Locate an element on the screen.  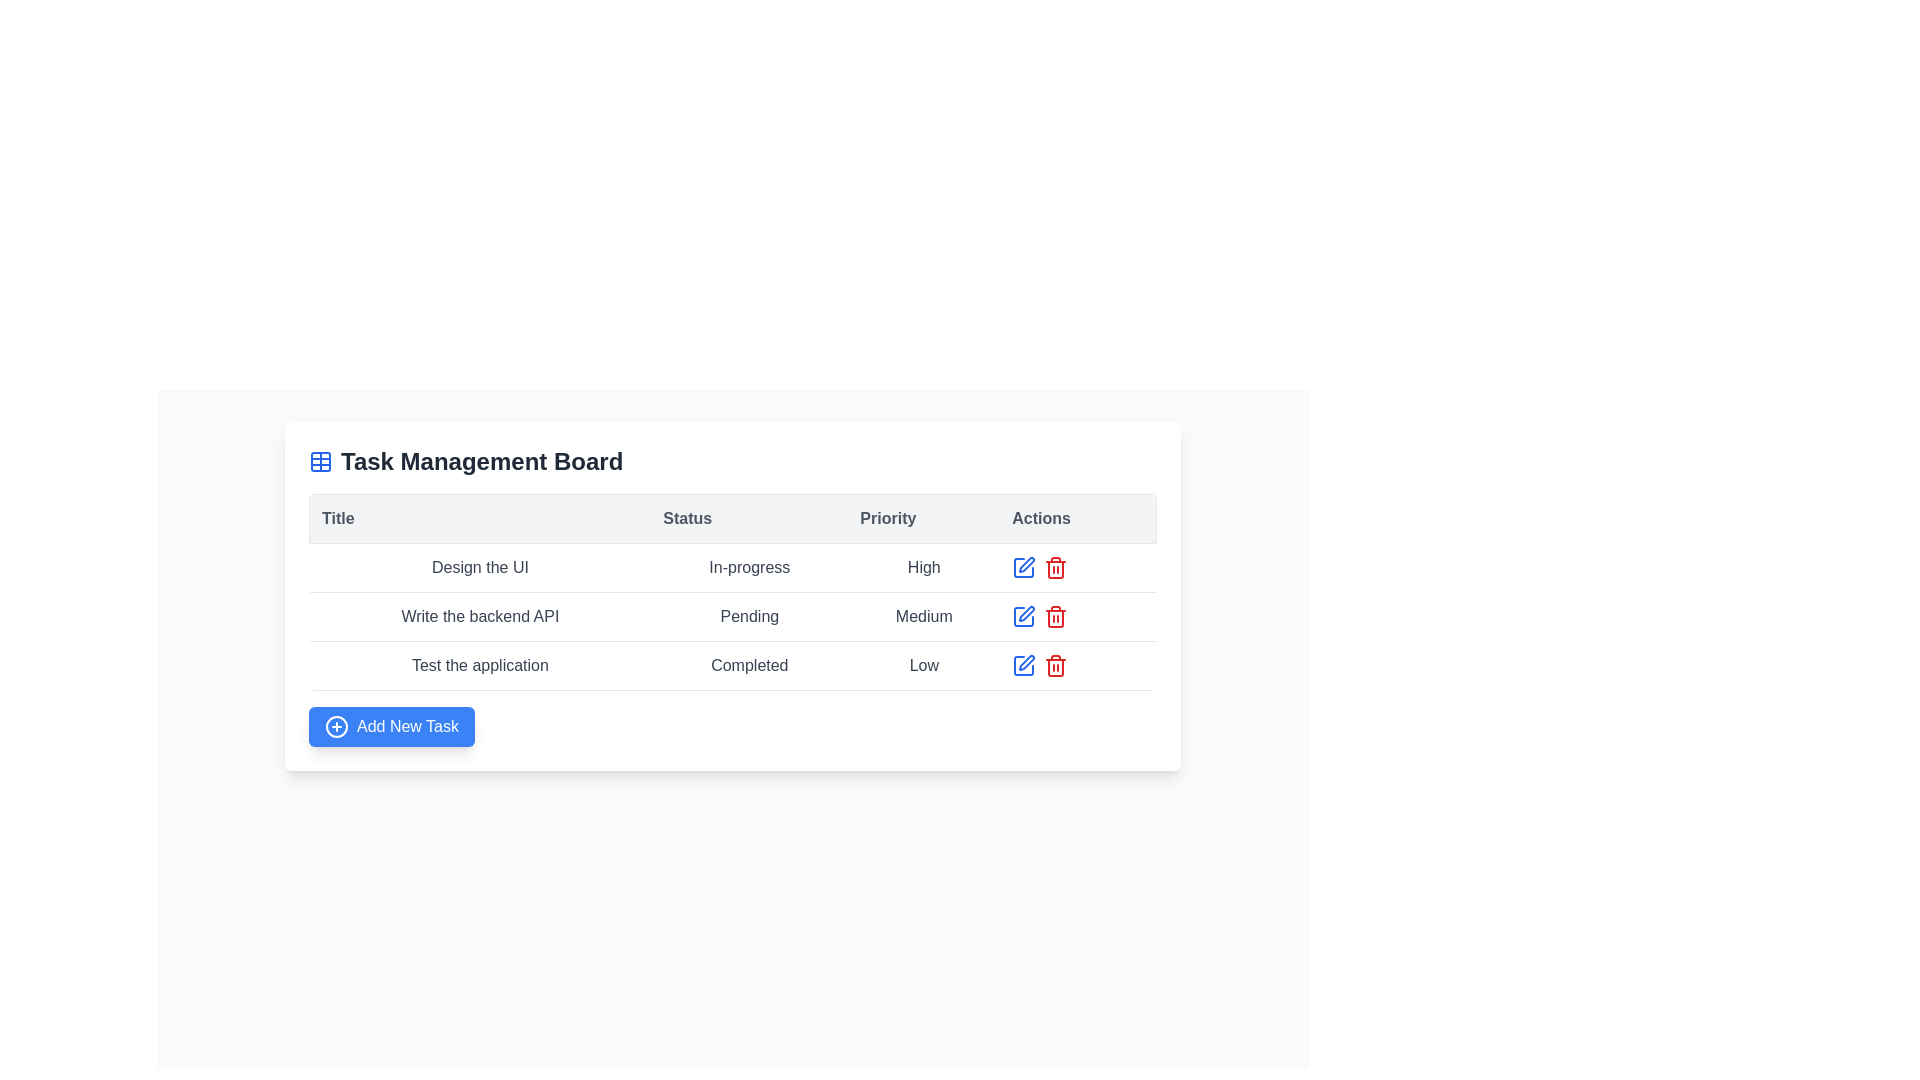
the icon in the 'Actions' column of the third row associated with the task titled 'Test the application.' is located at coordinates (1024, 567).